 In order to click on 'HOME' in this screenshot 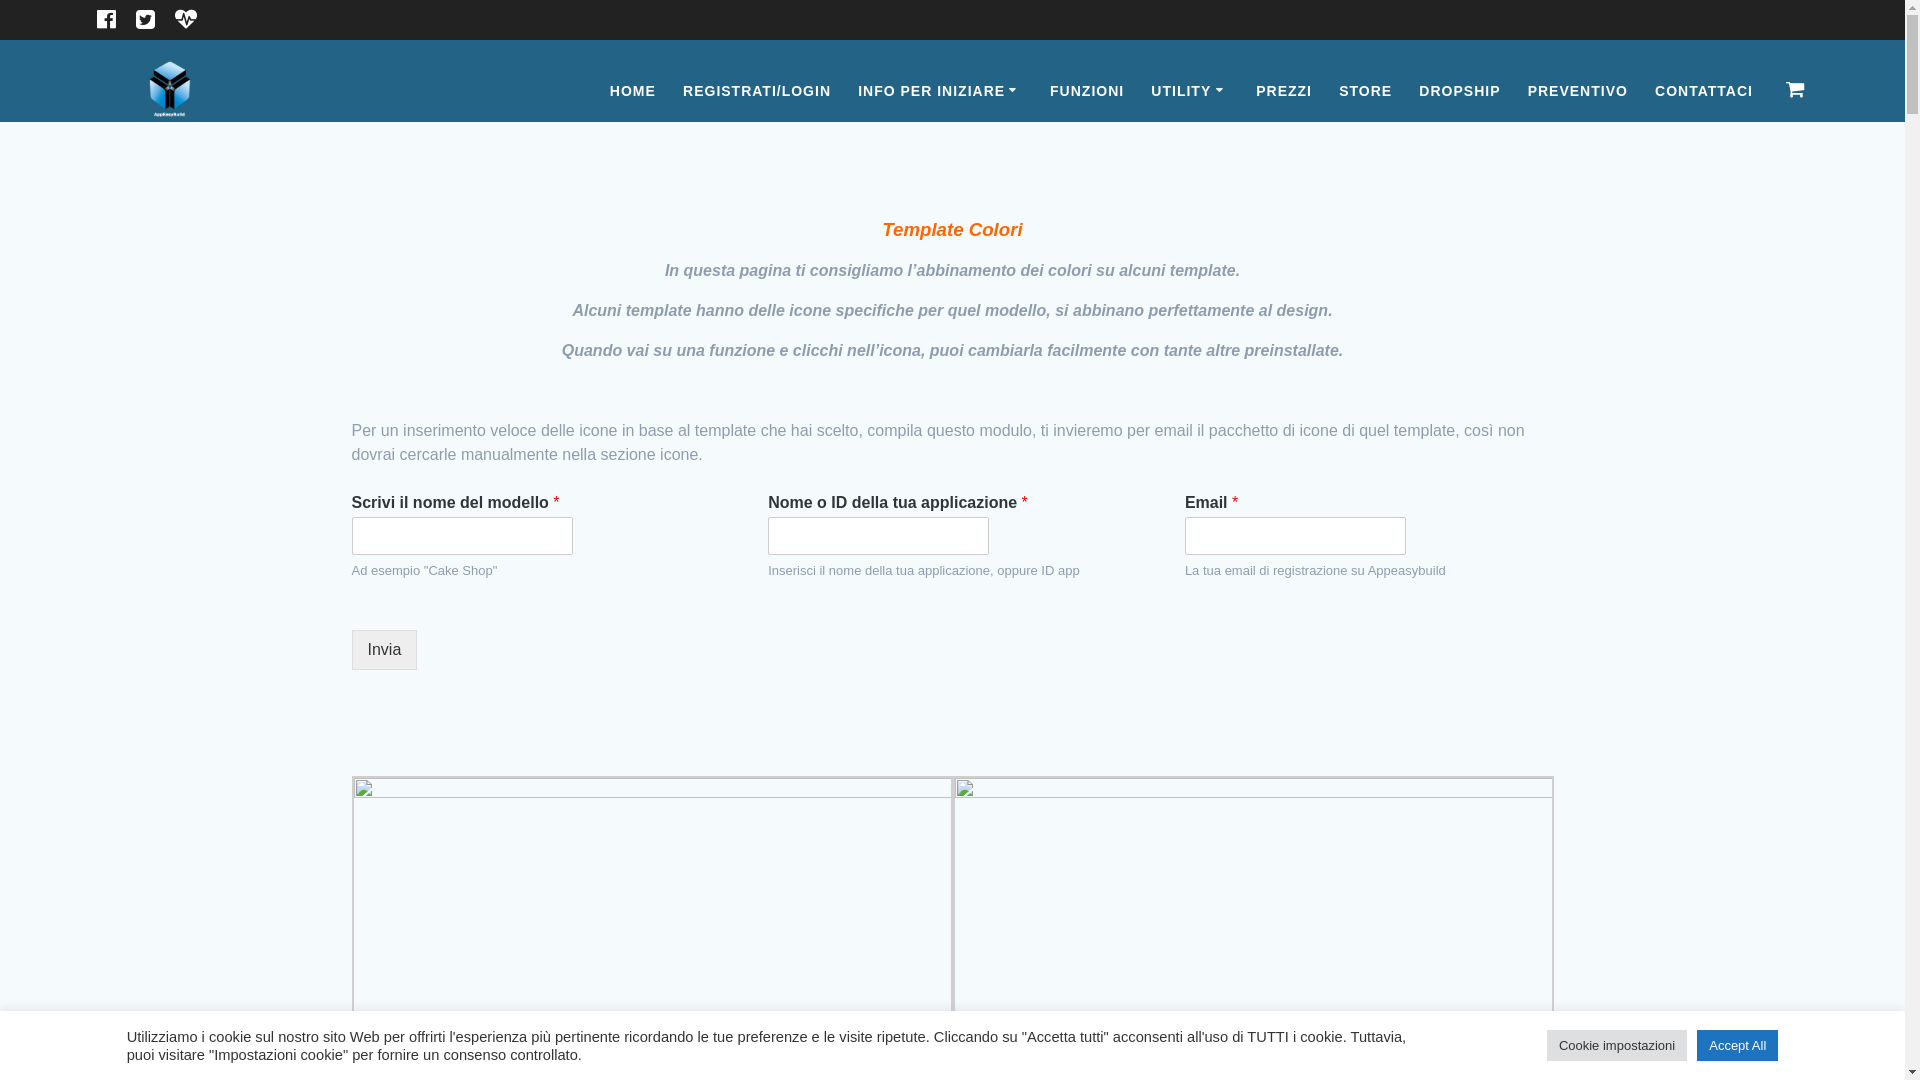, I will do `click(632, 91)`.